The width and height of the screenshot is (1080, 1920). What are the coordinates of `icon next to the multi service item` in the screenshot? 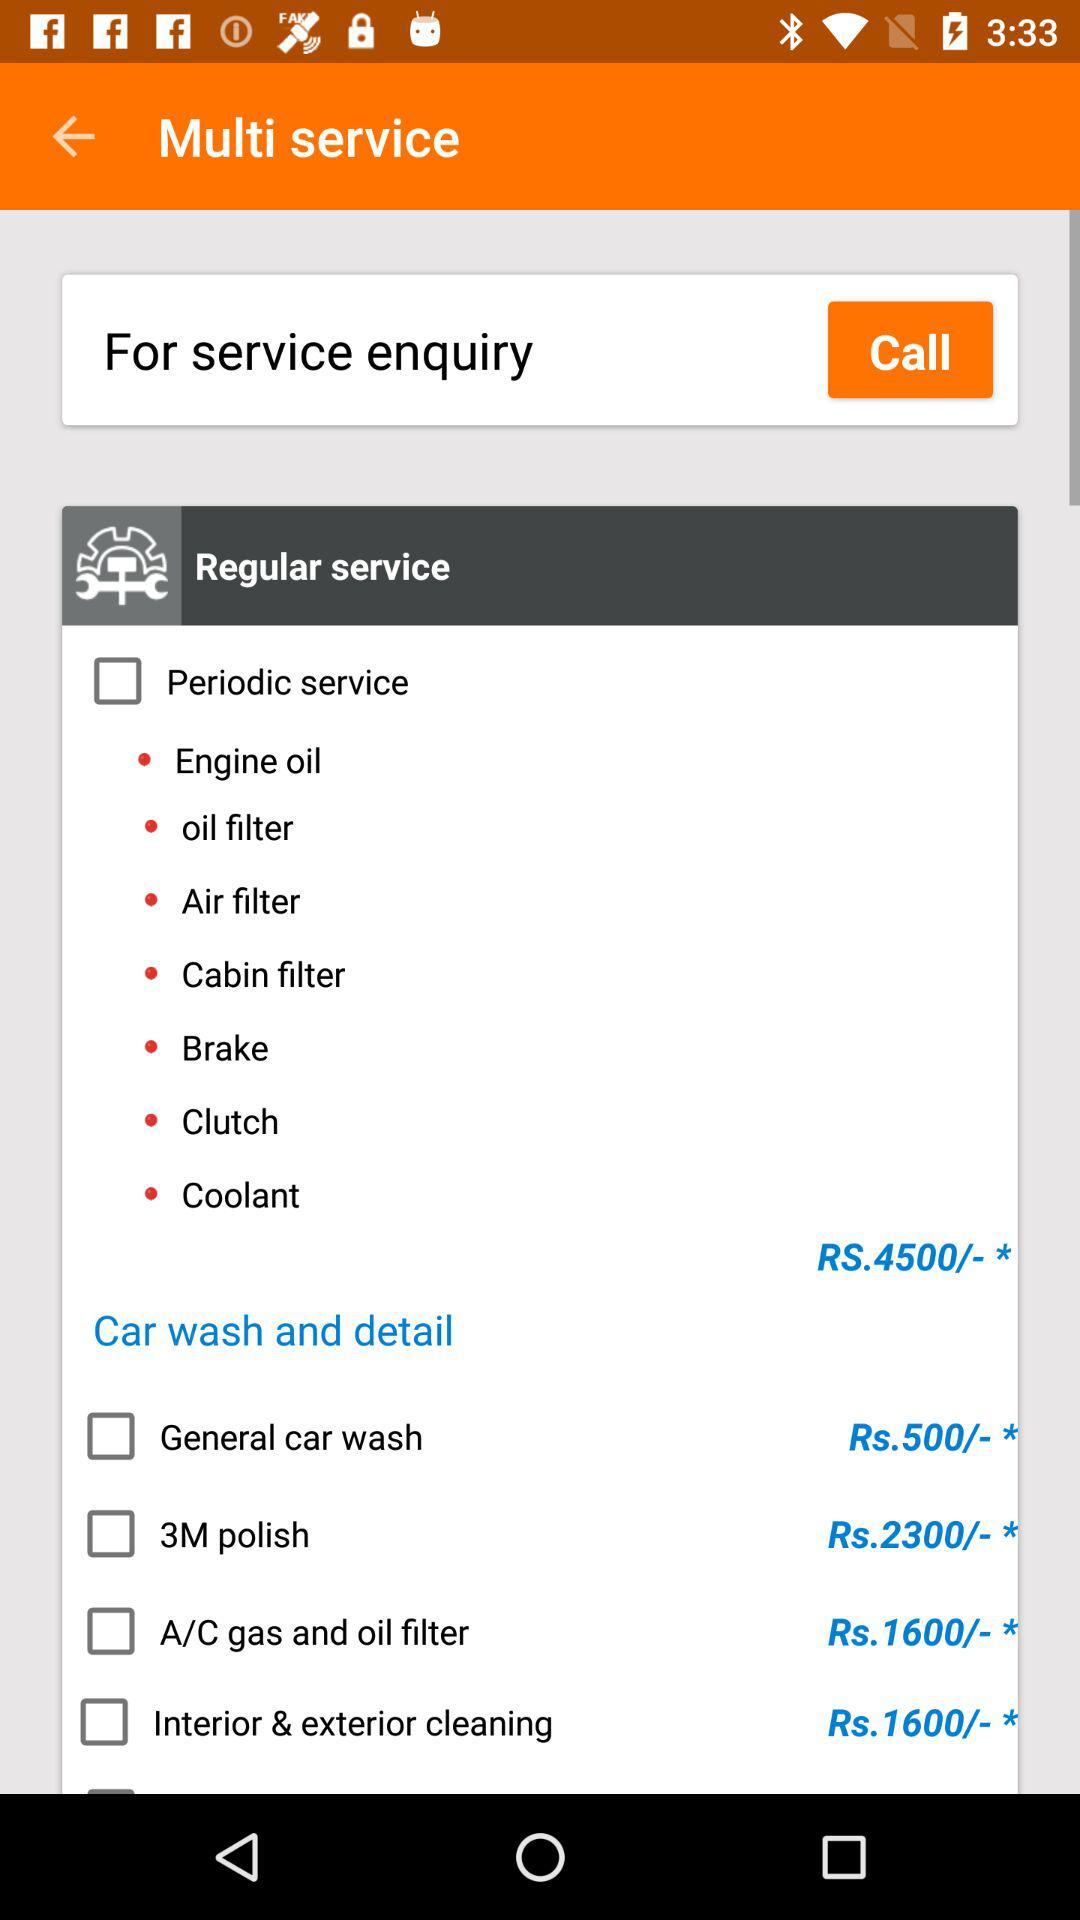 It's located at (72, 135).